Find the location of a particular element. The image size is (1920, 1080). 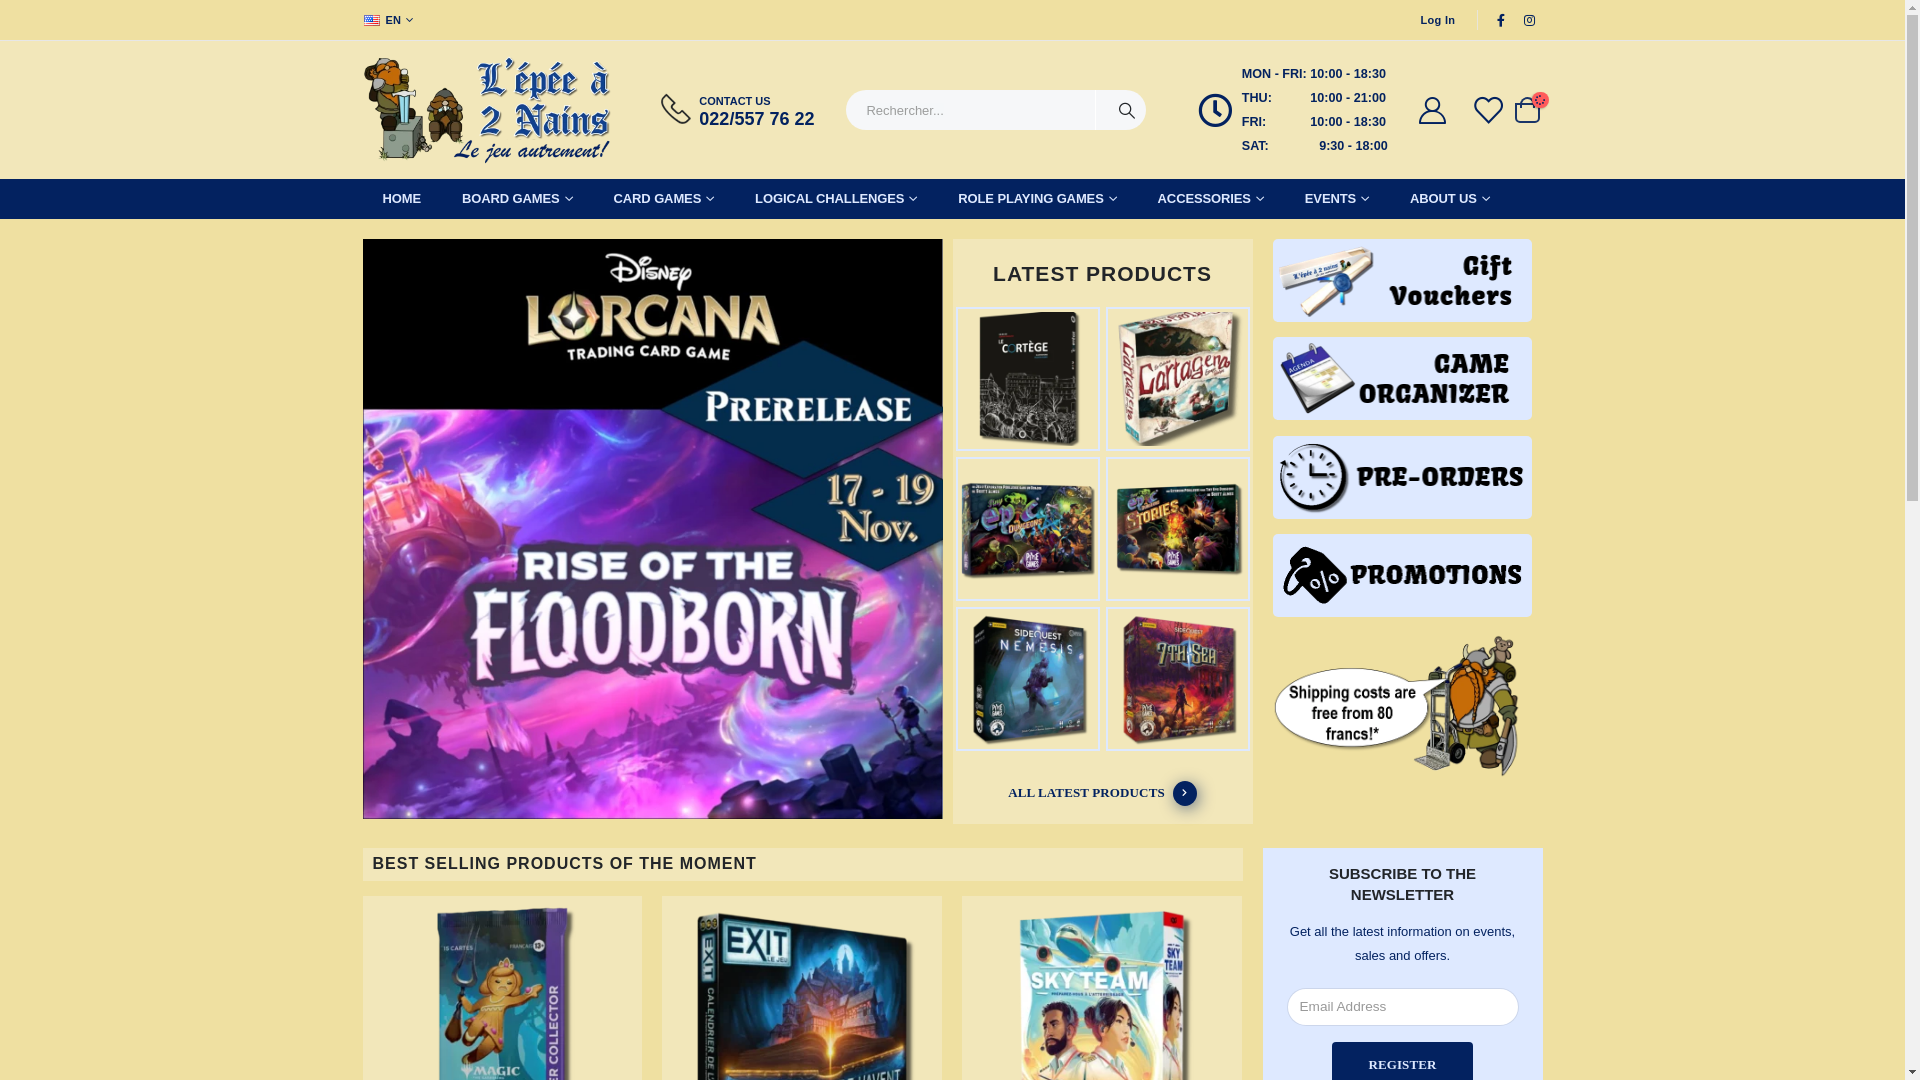

'frais-de-ports_en' is located at coordinates (1401, 705).